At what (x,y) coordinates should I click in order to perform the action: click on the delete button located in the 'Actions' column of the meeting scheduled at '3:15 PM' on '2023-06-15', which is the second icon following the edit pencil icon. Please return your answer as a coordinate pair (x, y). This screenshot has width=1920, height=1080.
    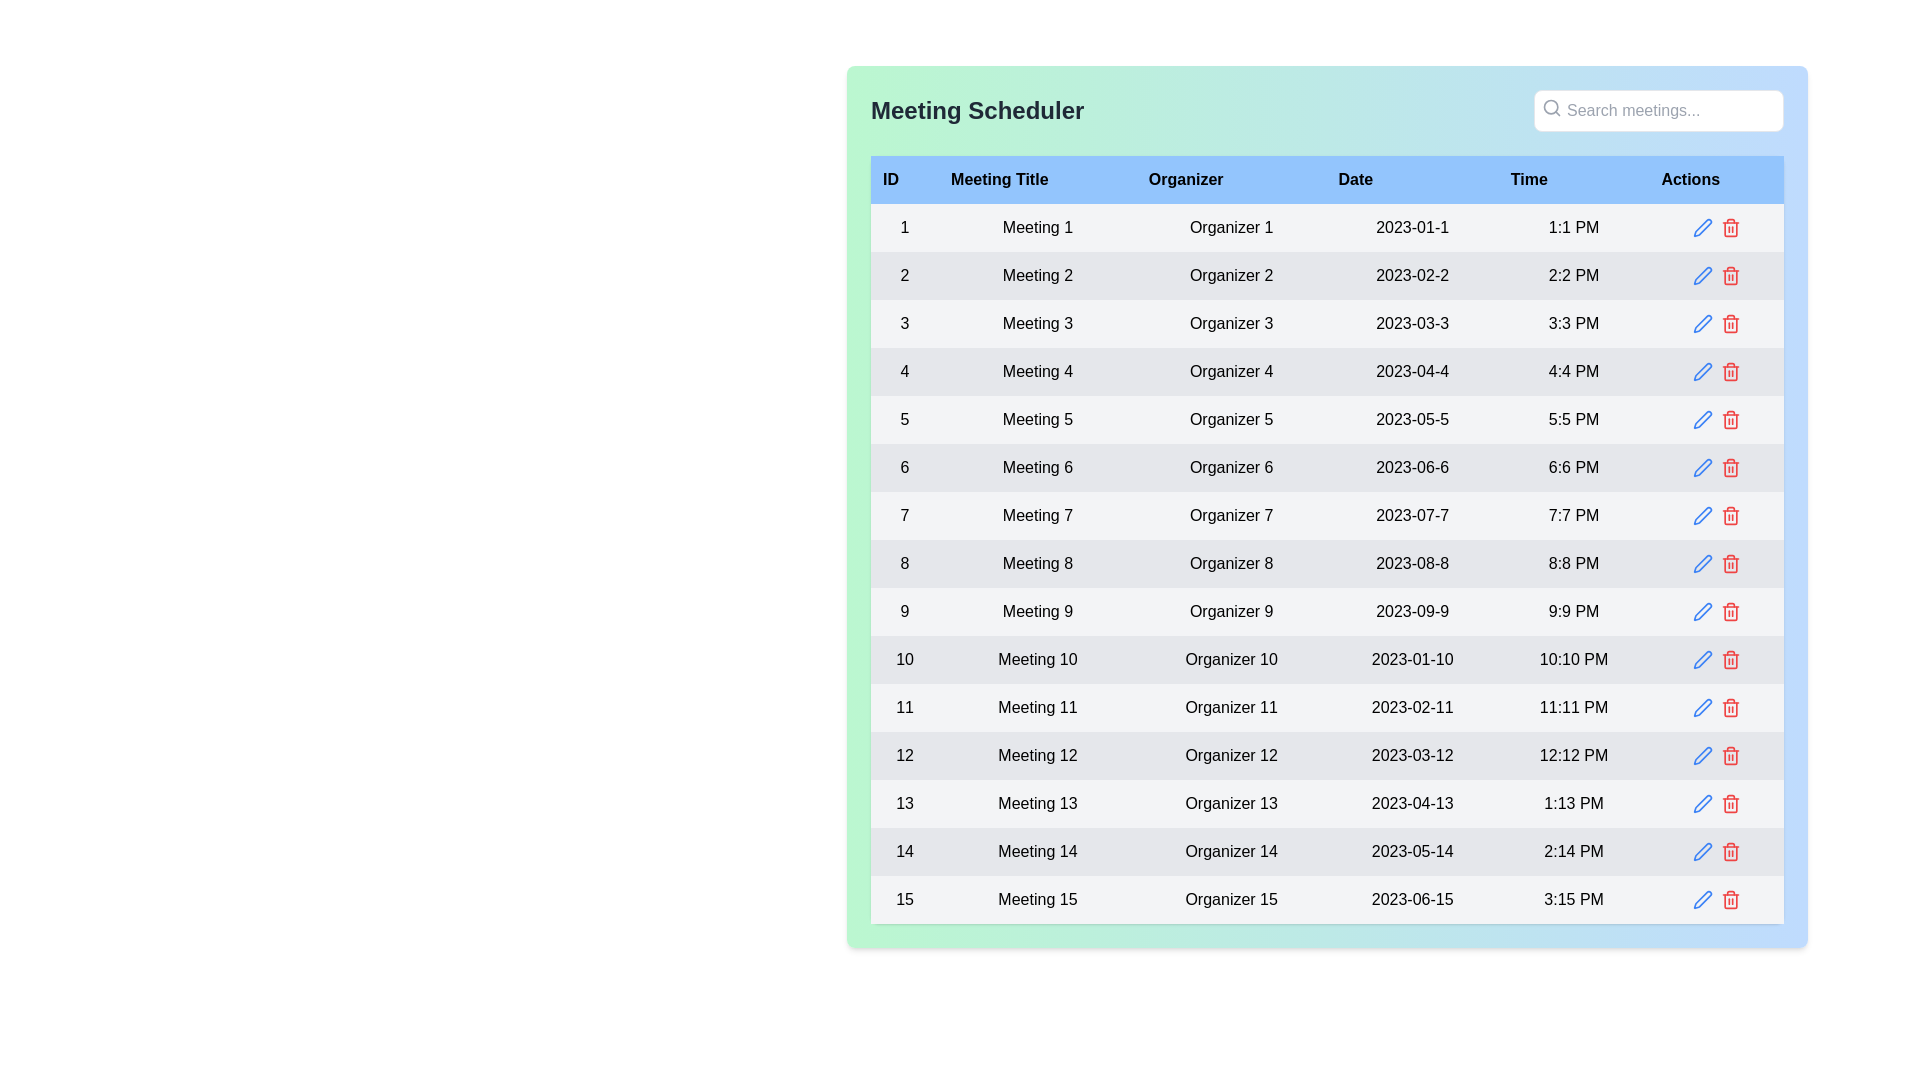
    Looking at the image, I should click on (1729, 898).